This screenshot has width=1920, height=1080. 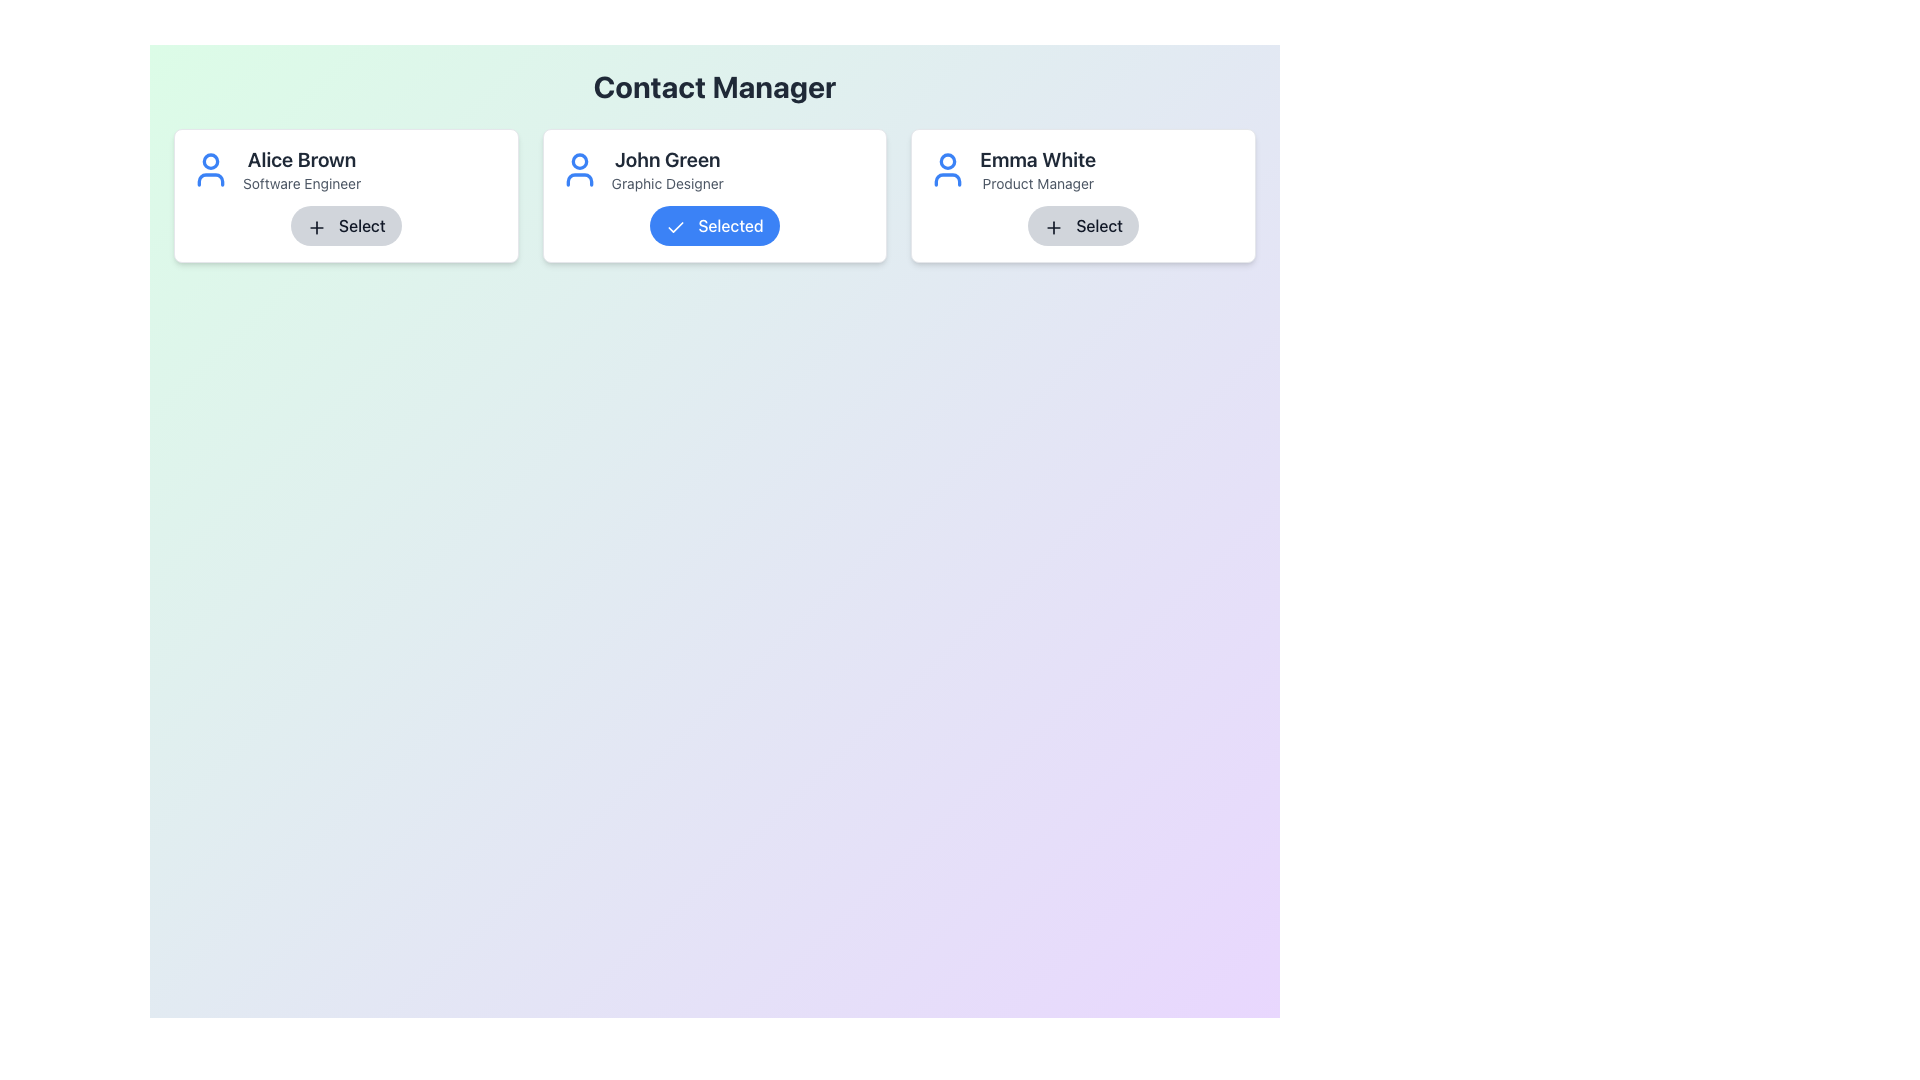 What do you see at coordinates (667, 158) in the screenshot?
I see `the text label reading 'John Green', which is displayed in bold and large font, located under the avatar icon on the profile card` at bounding box center [667, 158].